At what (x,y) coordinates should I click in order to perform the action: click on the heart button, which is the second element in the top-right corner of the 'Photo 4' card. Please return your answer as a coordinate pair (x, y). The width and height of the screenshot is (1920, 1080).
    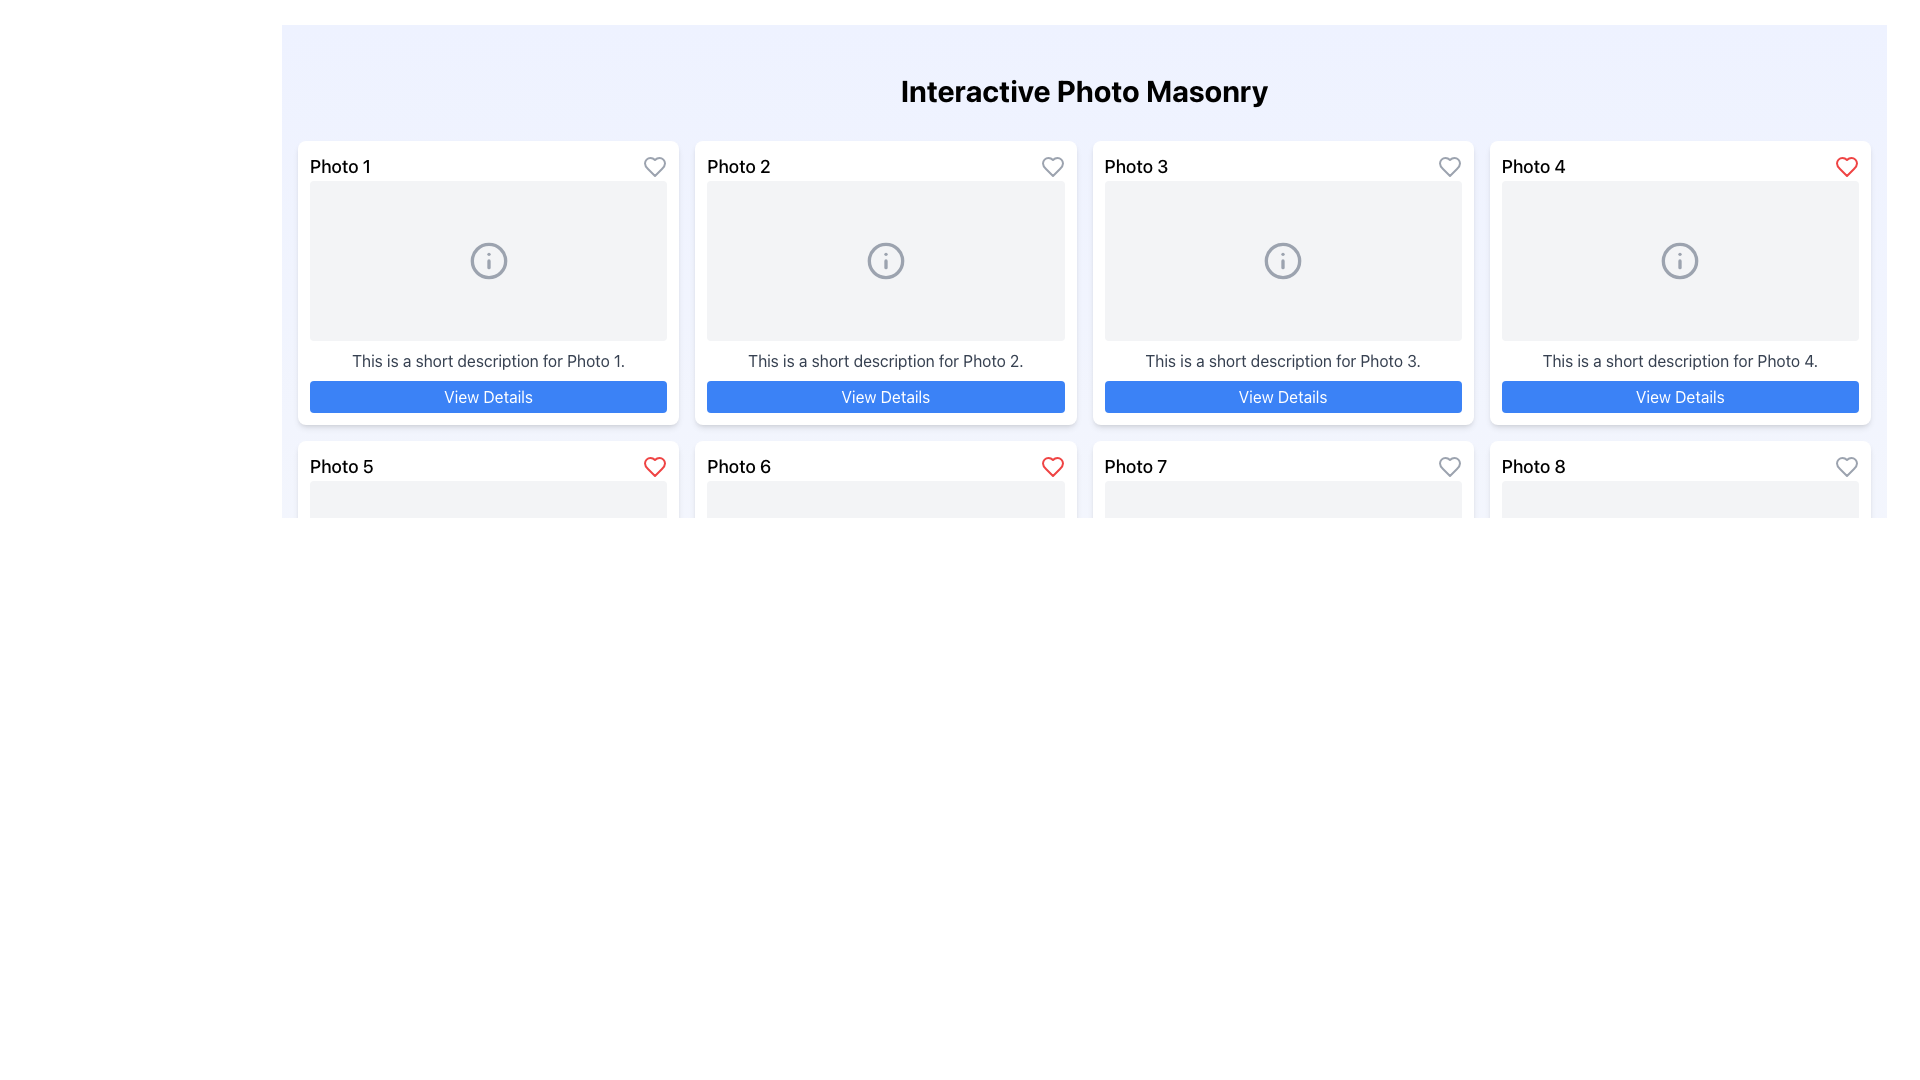
    Looking at the image, I should click on (1846, 165).